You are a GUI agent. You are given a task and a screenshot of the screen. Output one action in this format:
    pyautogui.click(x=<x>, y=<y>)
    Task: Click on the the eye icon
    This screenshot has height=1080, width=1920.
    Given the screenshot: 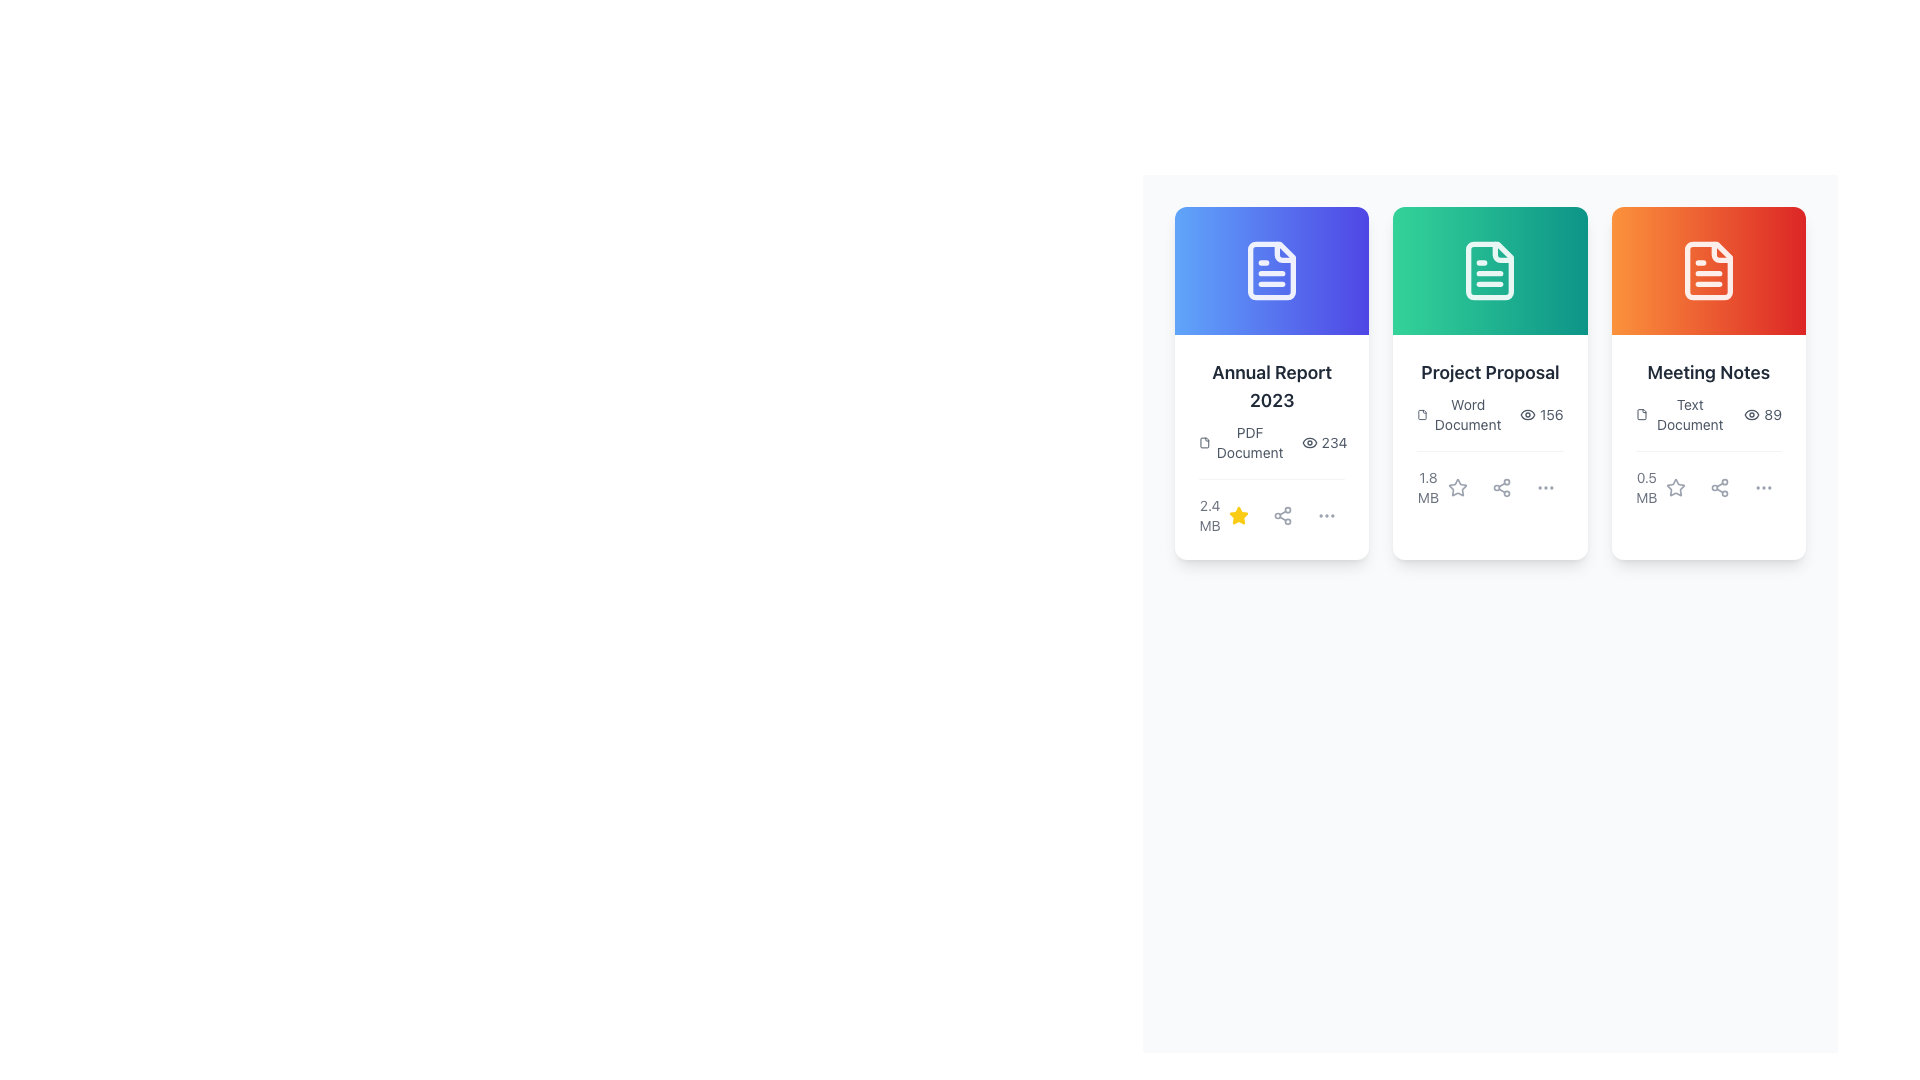 What is the action you would take?
    pyautogui.click(x=1526, y=414)
    